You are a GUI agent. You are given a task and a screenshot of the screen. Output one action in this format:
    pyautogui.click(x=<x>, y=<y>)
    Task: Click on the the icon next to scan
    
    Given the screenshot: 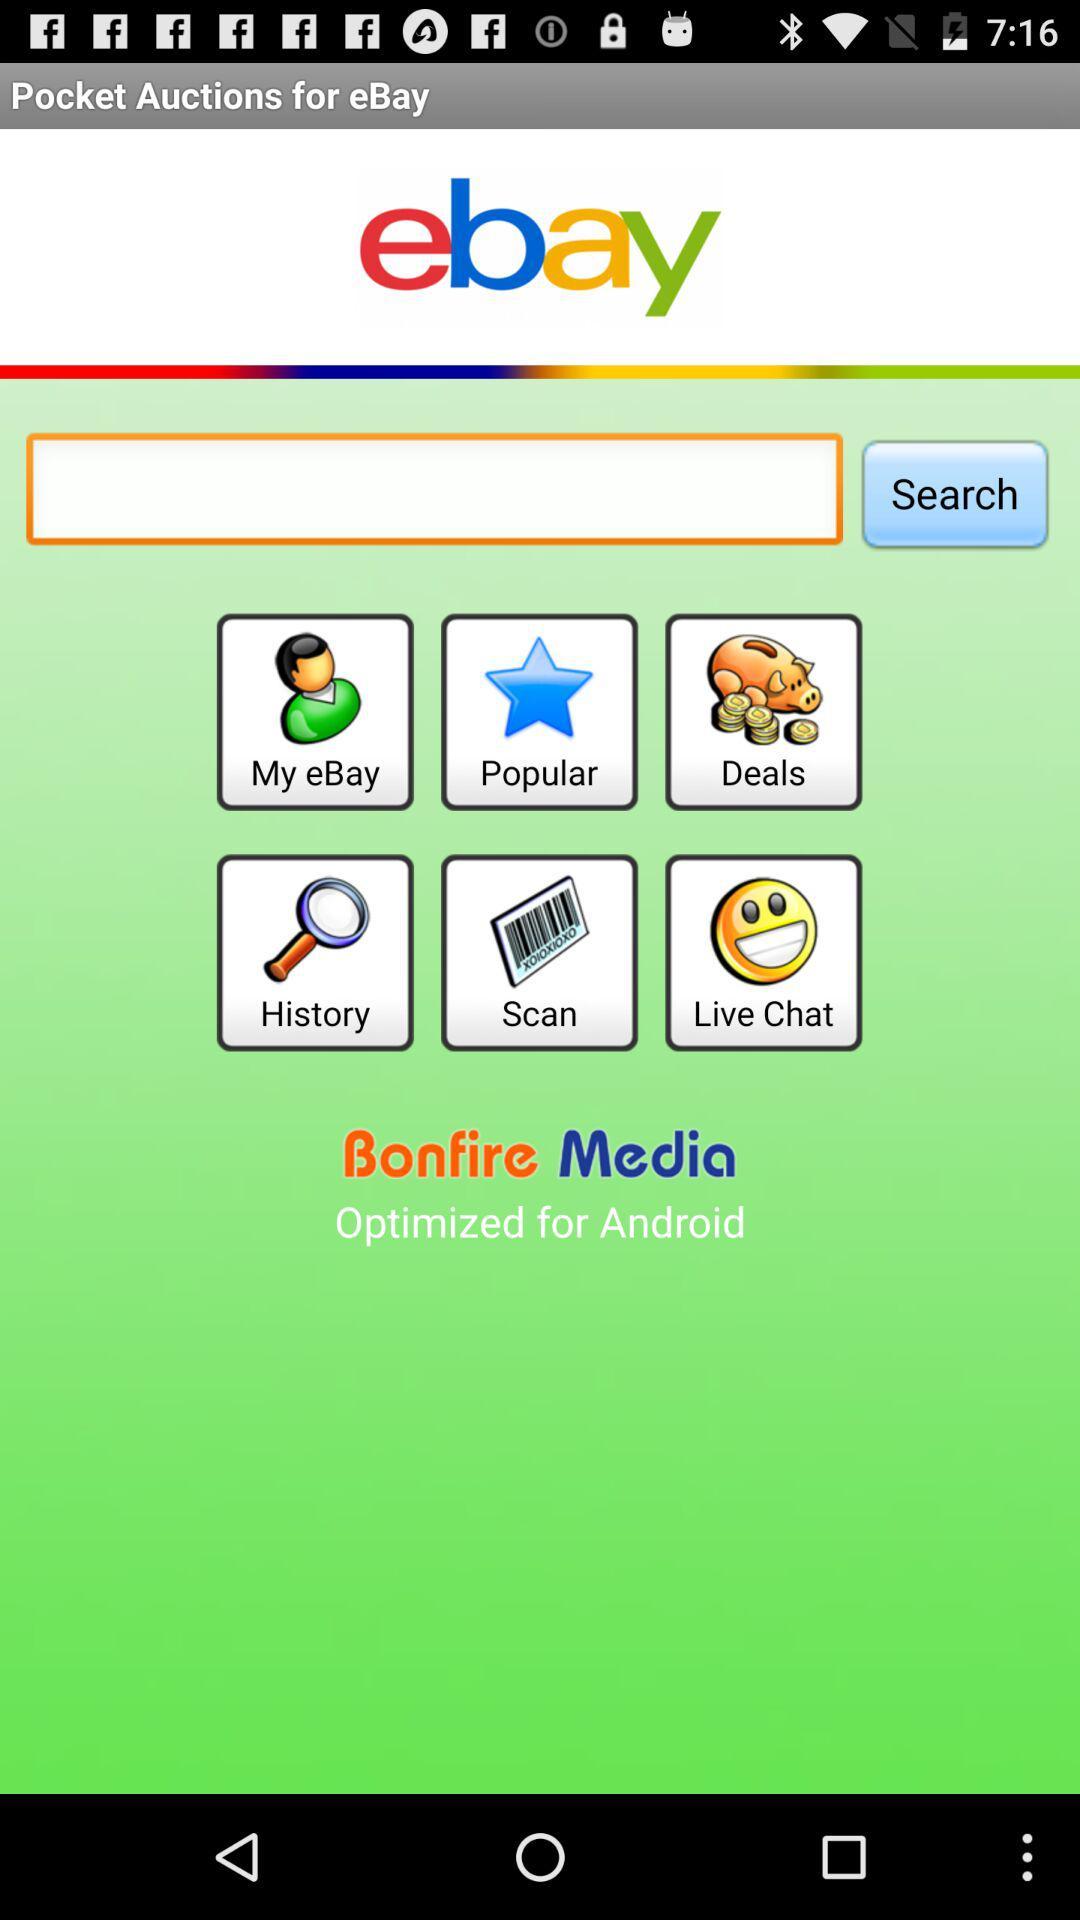 What is the action you would take?
    pyautogui.click(x=315, y=951)
    